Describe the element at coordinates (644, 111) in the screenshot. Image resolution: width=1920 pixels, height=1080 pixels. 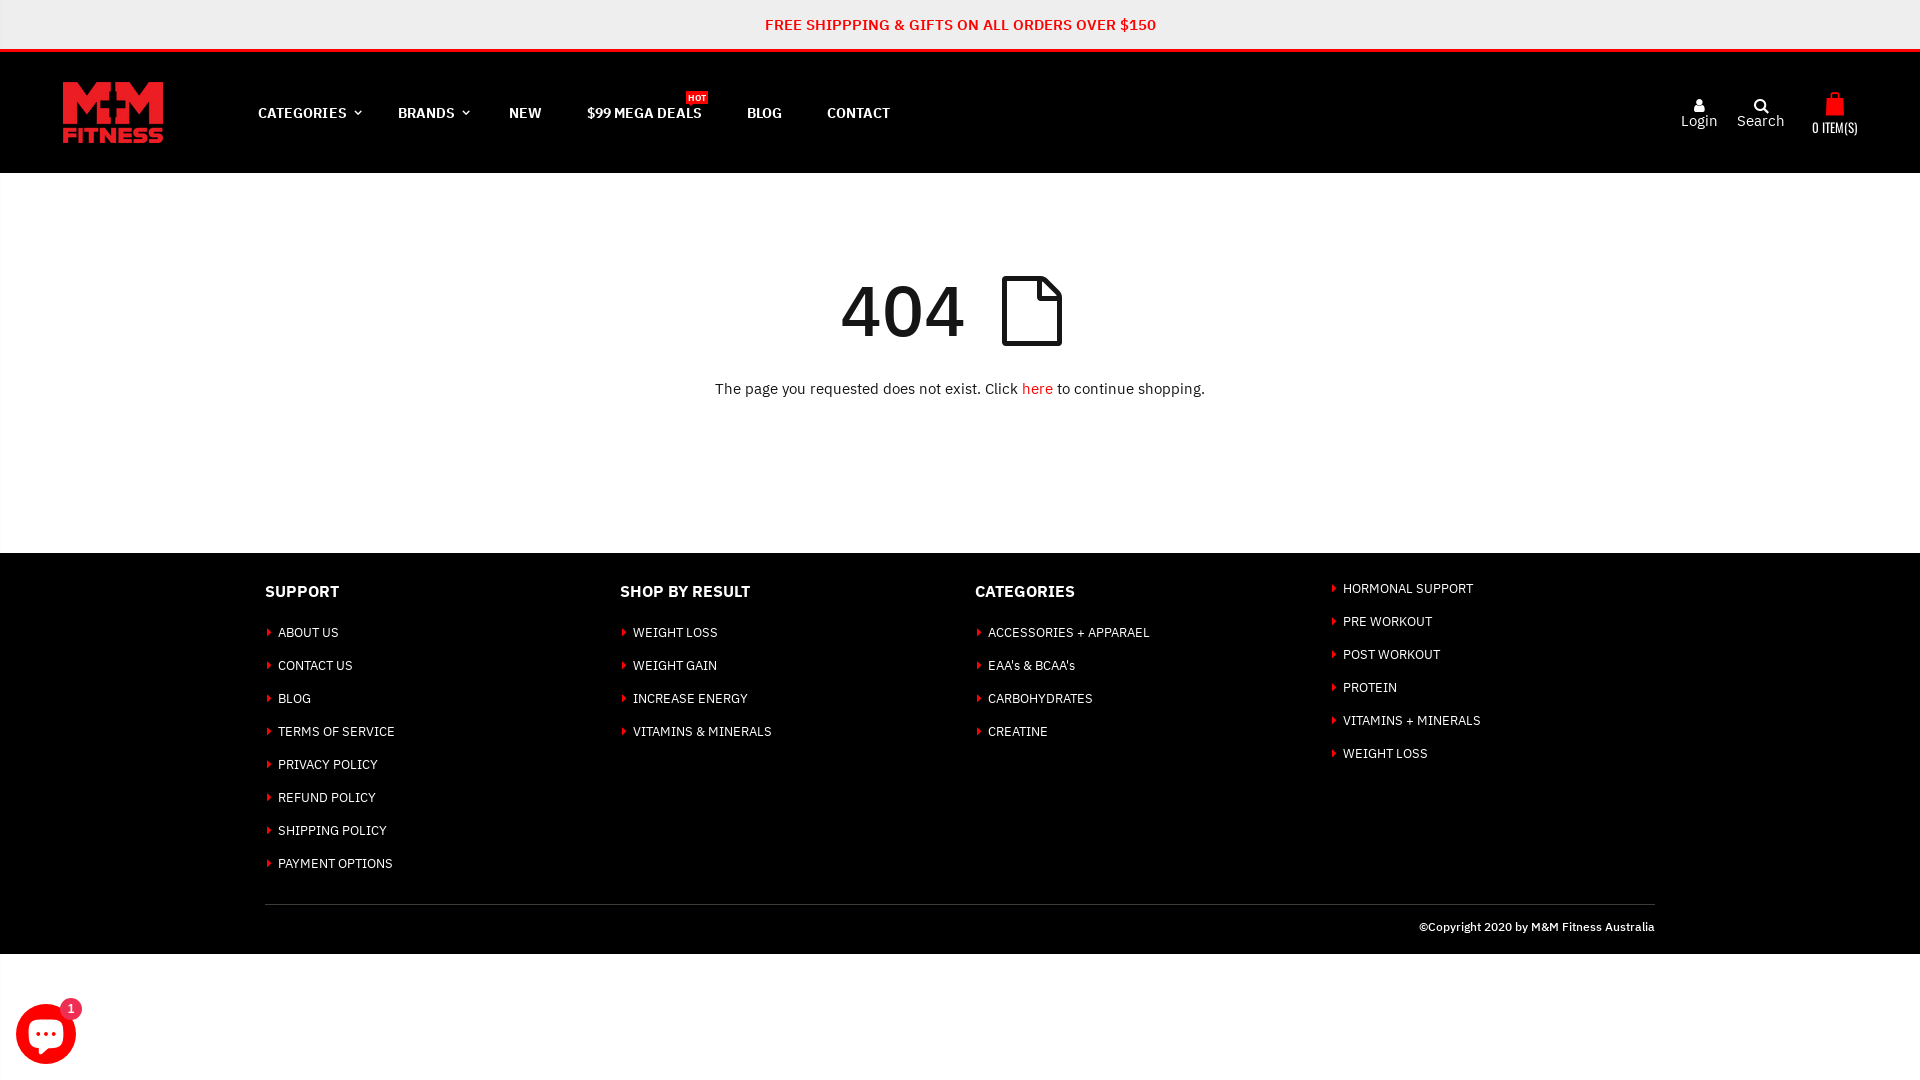
I see `'$99 MEGA DEALS` at that location.